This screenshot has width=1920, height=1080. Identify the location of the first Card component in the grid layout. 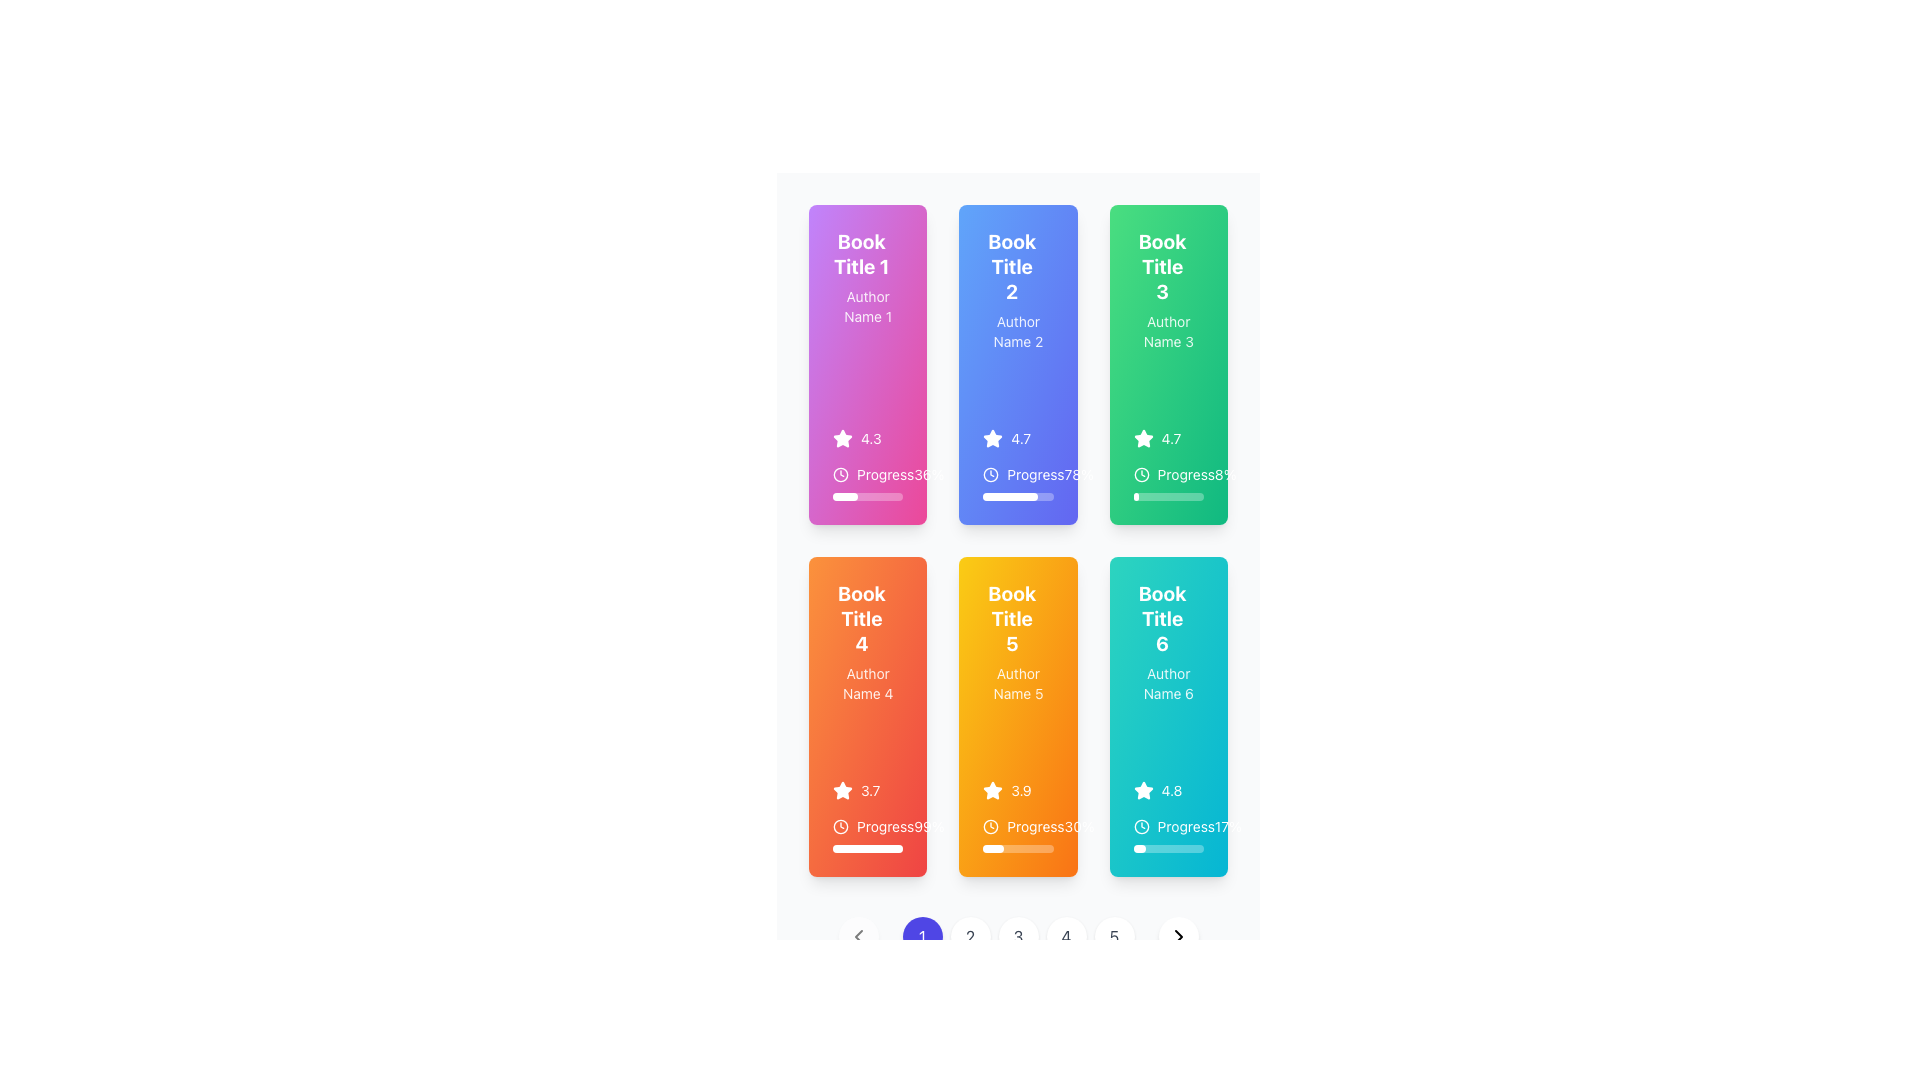
(868, 365).